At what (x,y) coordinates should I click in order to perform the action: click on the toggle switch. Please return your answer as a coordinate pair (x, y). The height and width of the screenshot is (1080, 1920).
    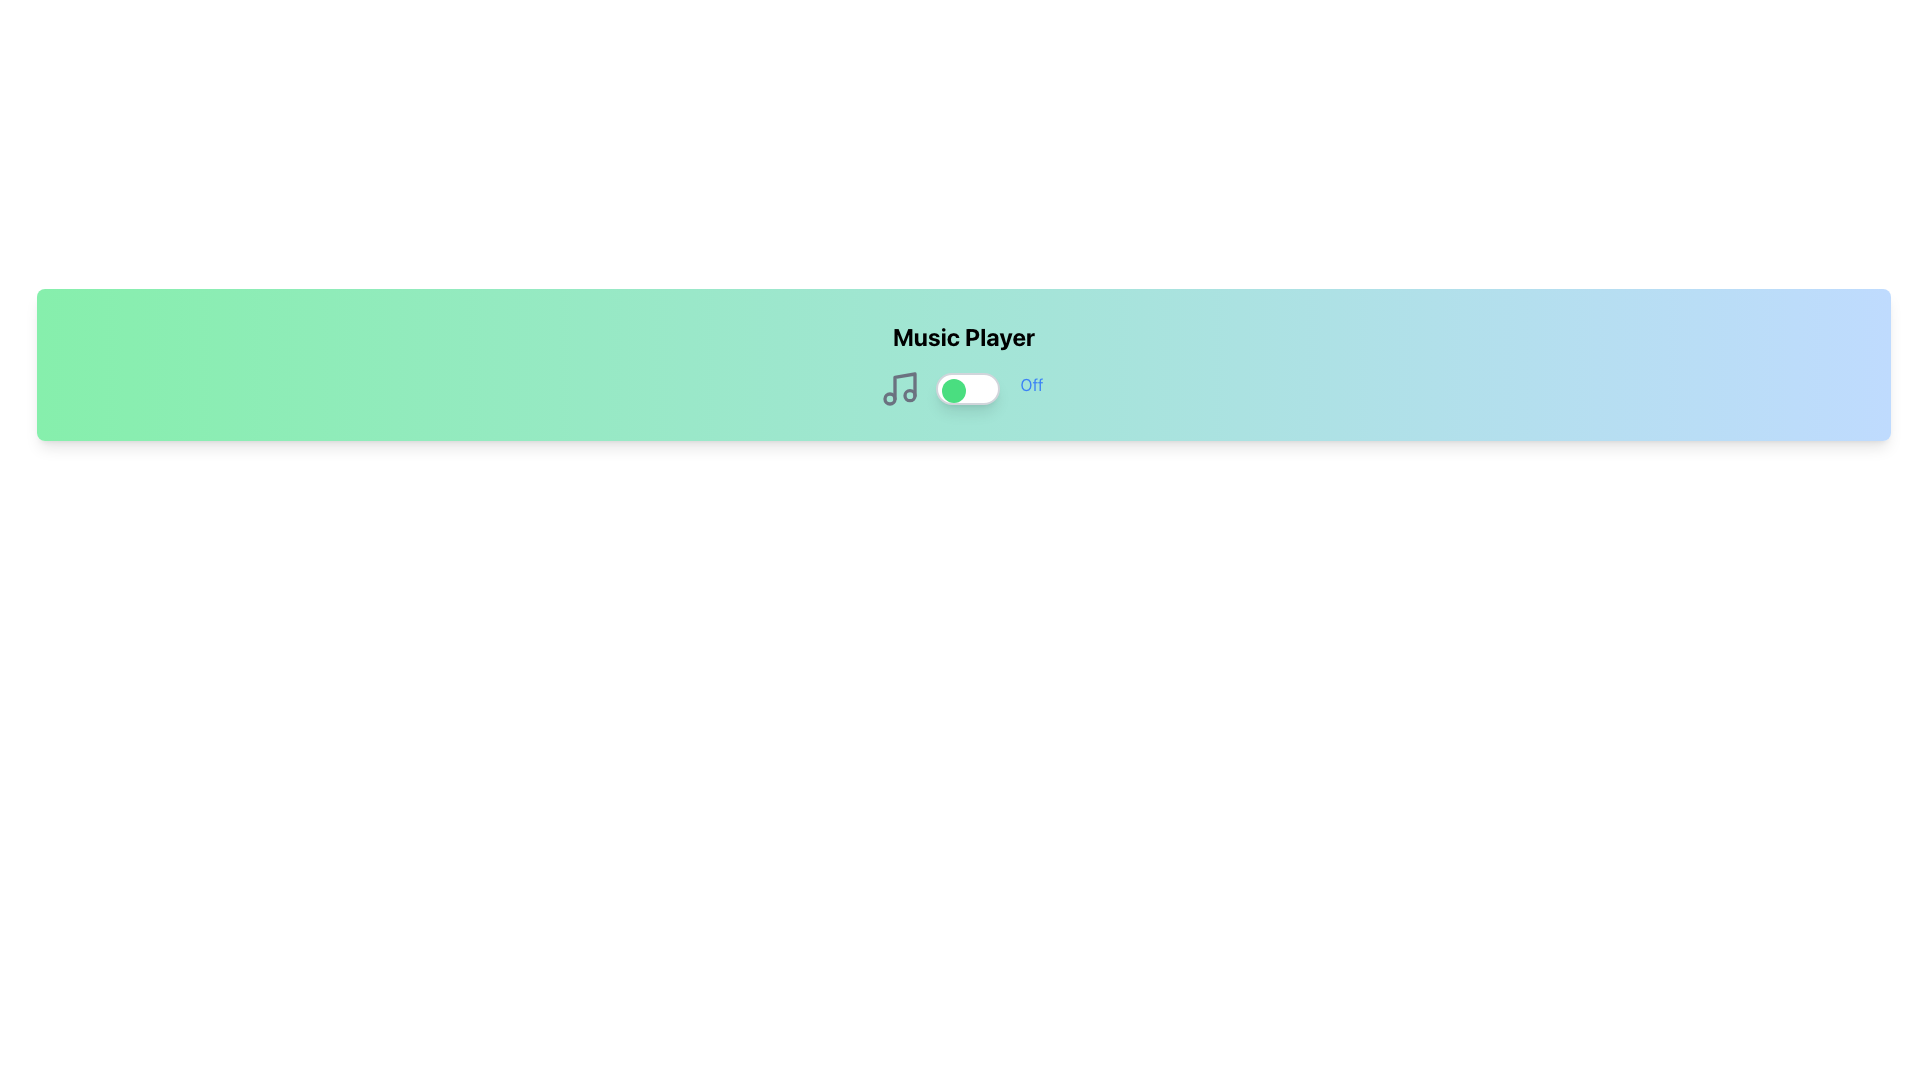
    Looking at the image, I should click on (935, 389).